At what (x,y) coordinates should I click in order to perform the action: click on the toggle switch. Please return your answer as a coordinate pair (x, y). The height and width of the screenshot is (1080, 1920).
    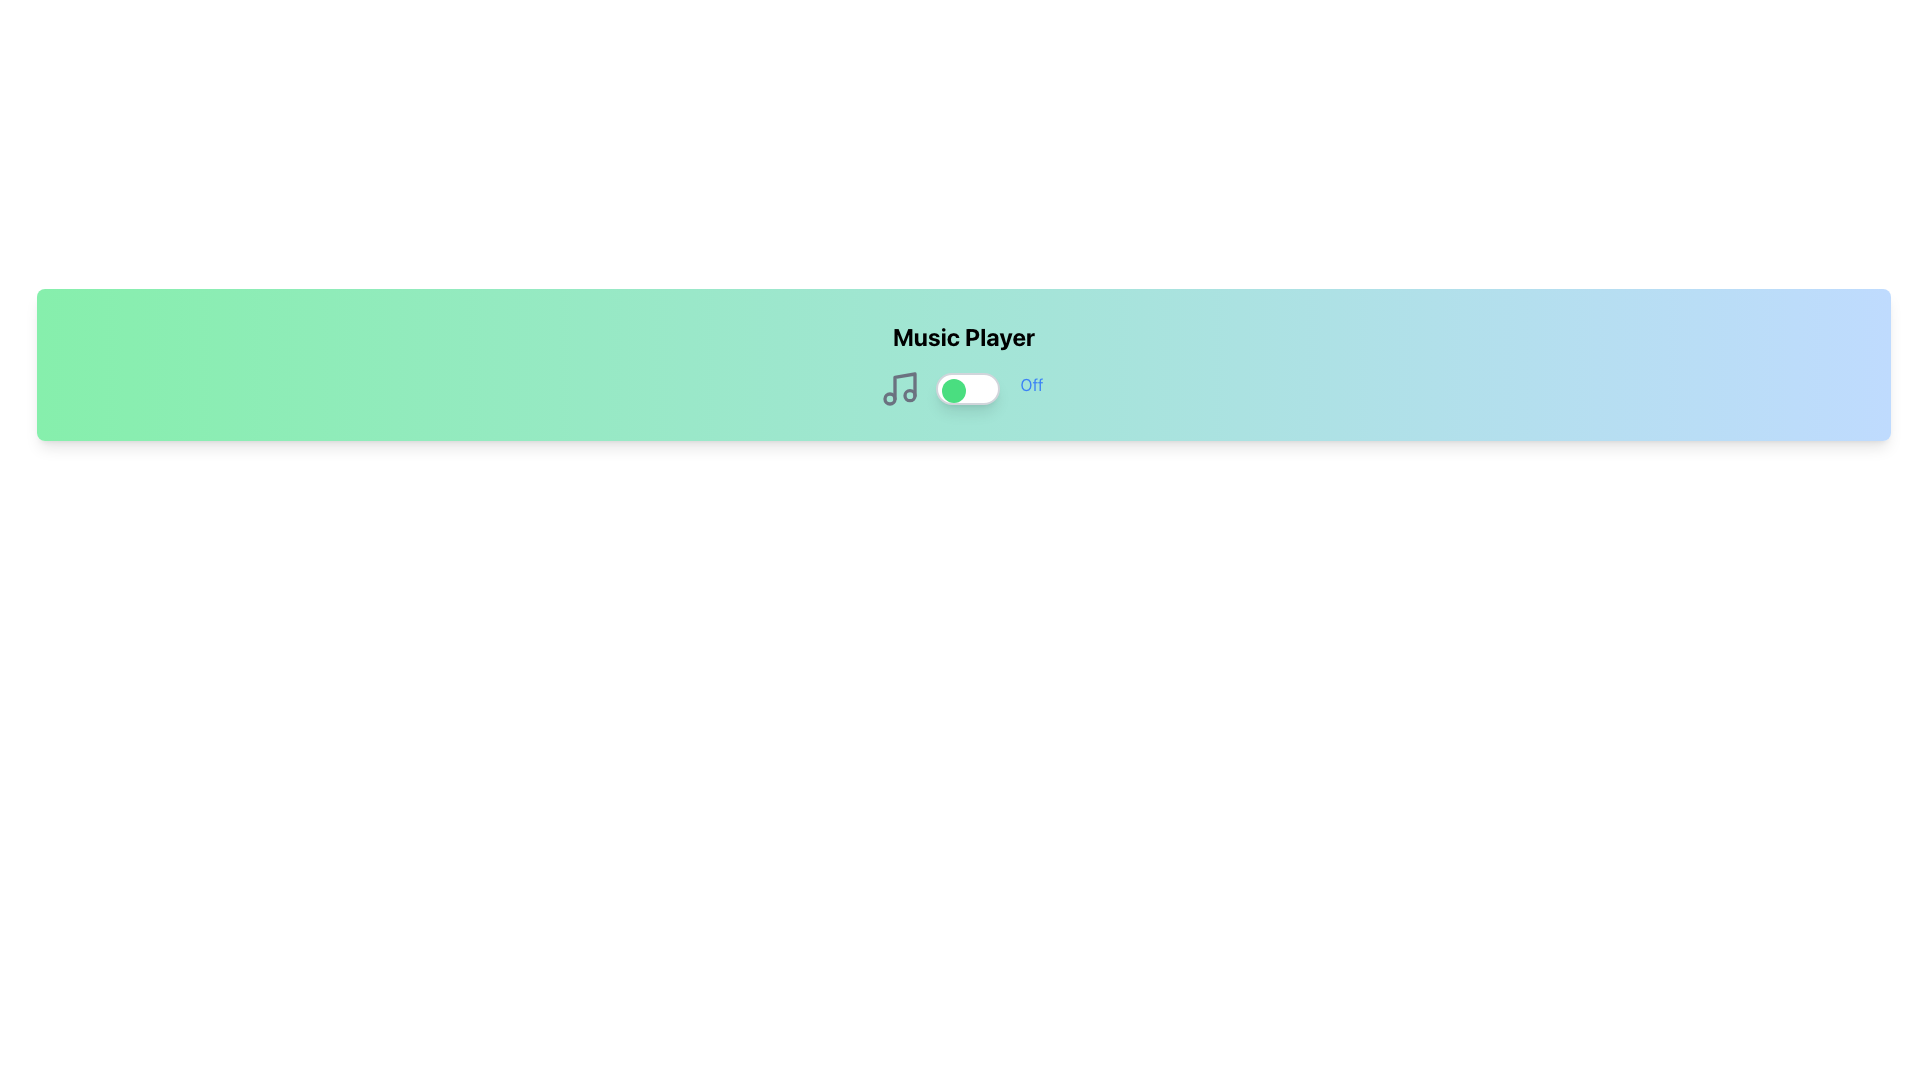
    Looking at the image, I should click on (935, 389).